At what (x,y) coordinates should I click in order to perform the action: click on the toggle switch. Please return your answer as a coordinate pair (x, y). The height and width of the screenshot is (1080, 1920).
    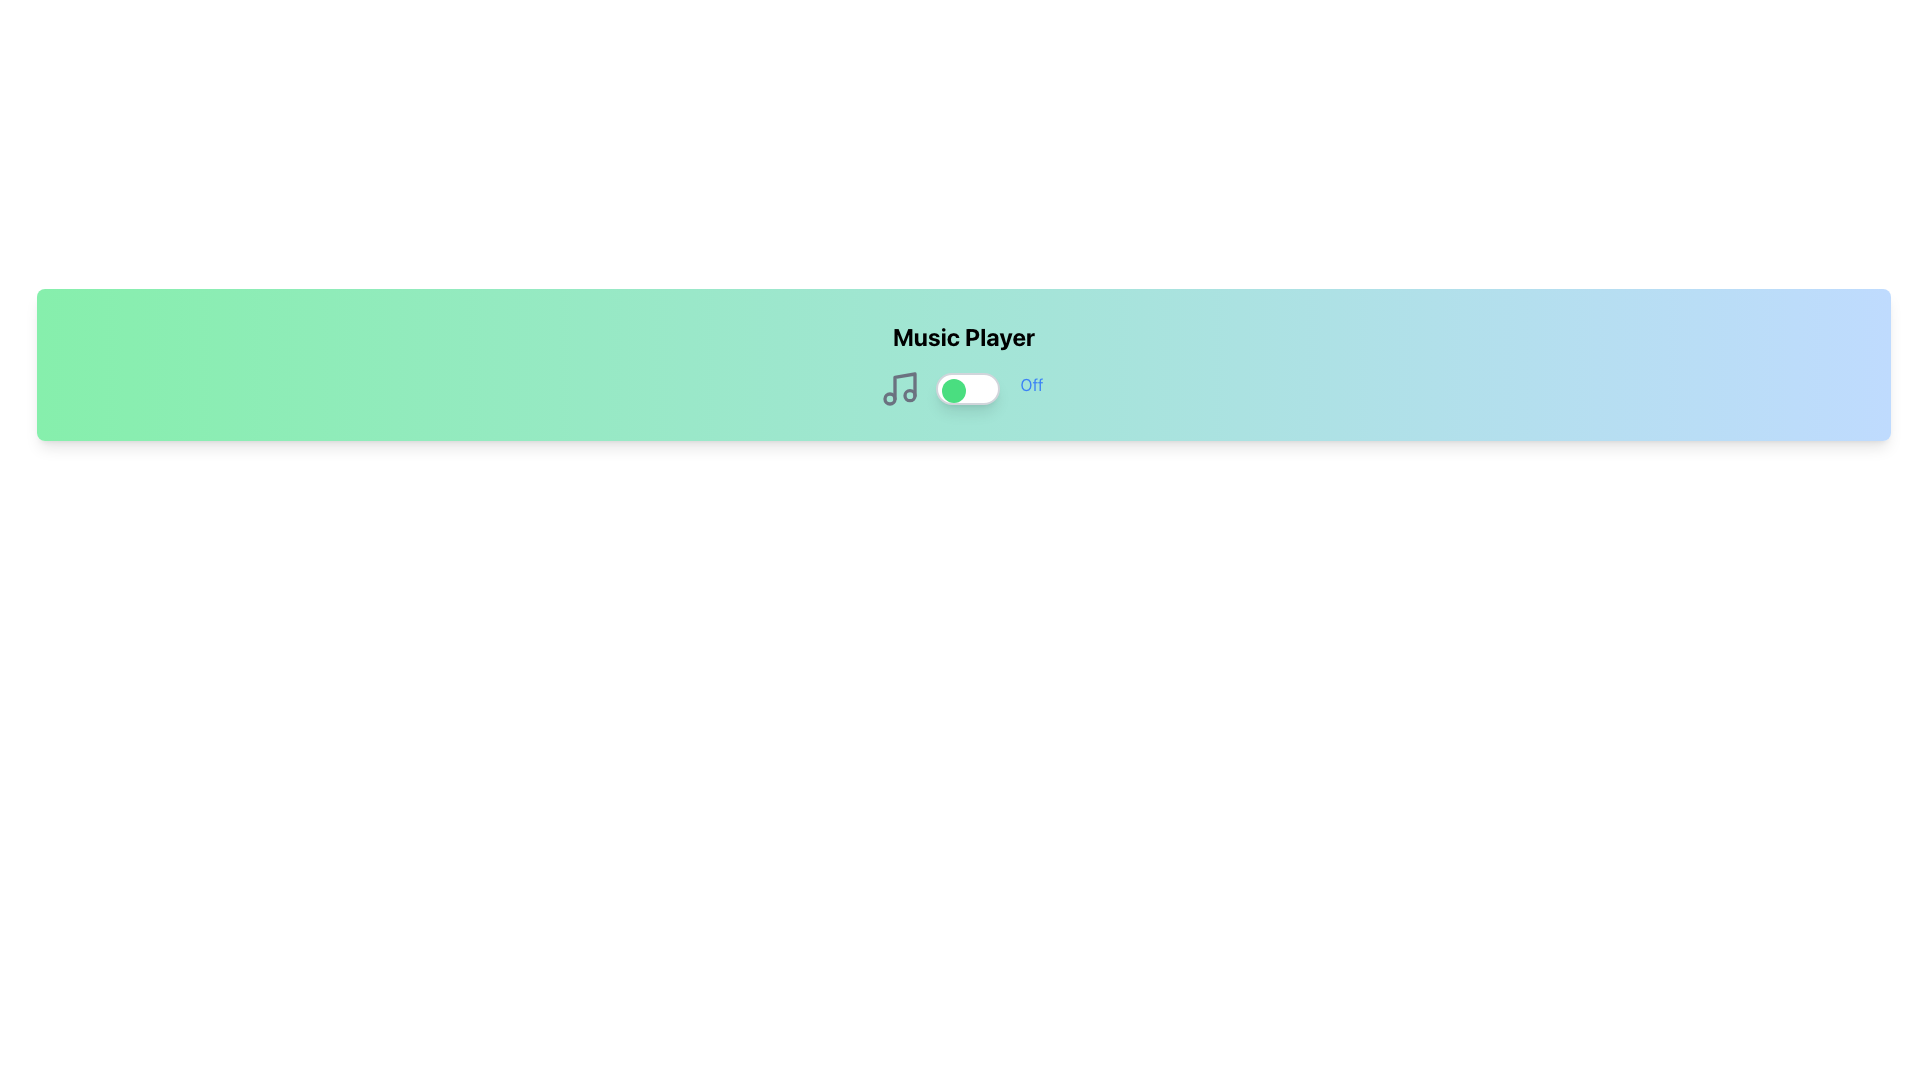
    Looking at the image, I should click on (935, 389).